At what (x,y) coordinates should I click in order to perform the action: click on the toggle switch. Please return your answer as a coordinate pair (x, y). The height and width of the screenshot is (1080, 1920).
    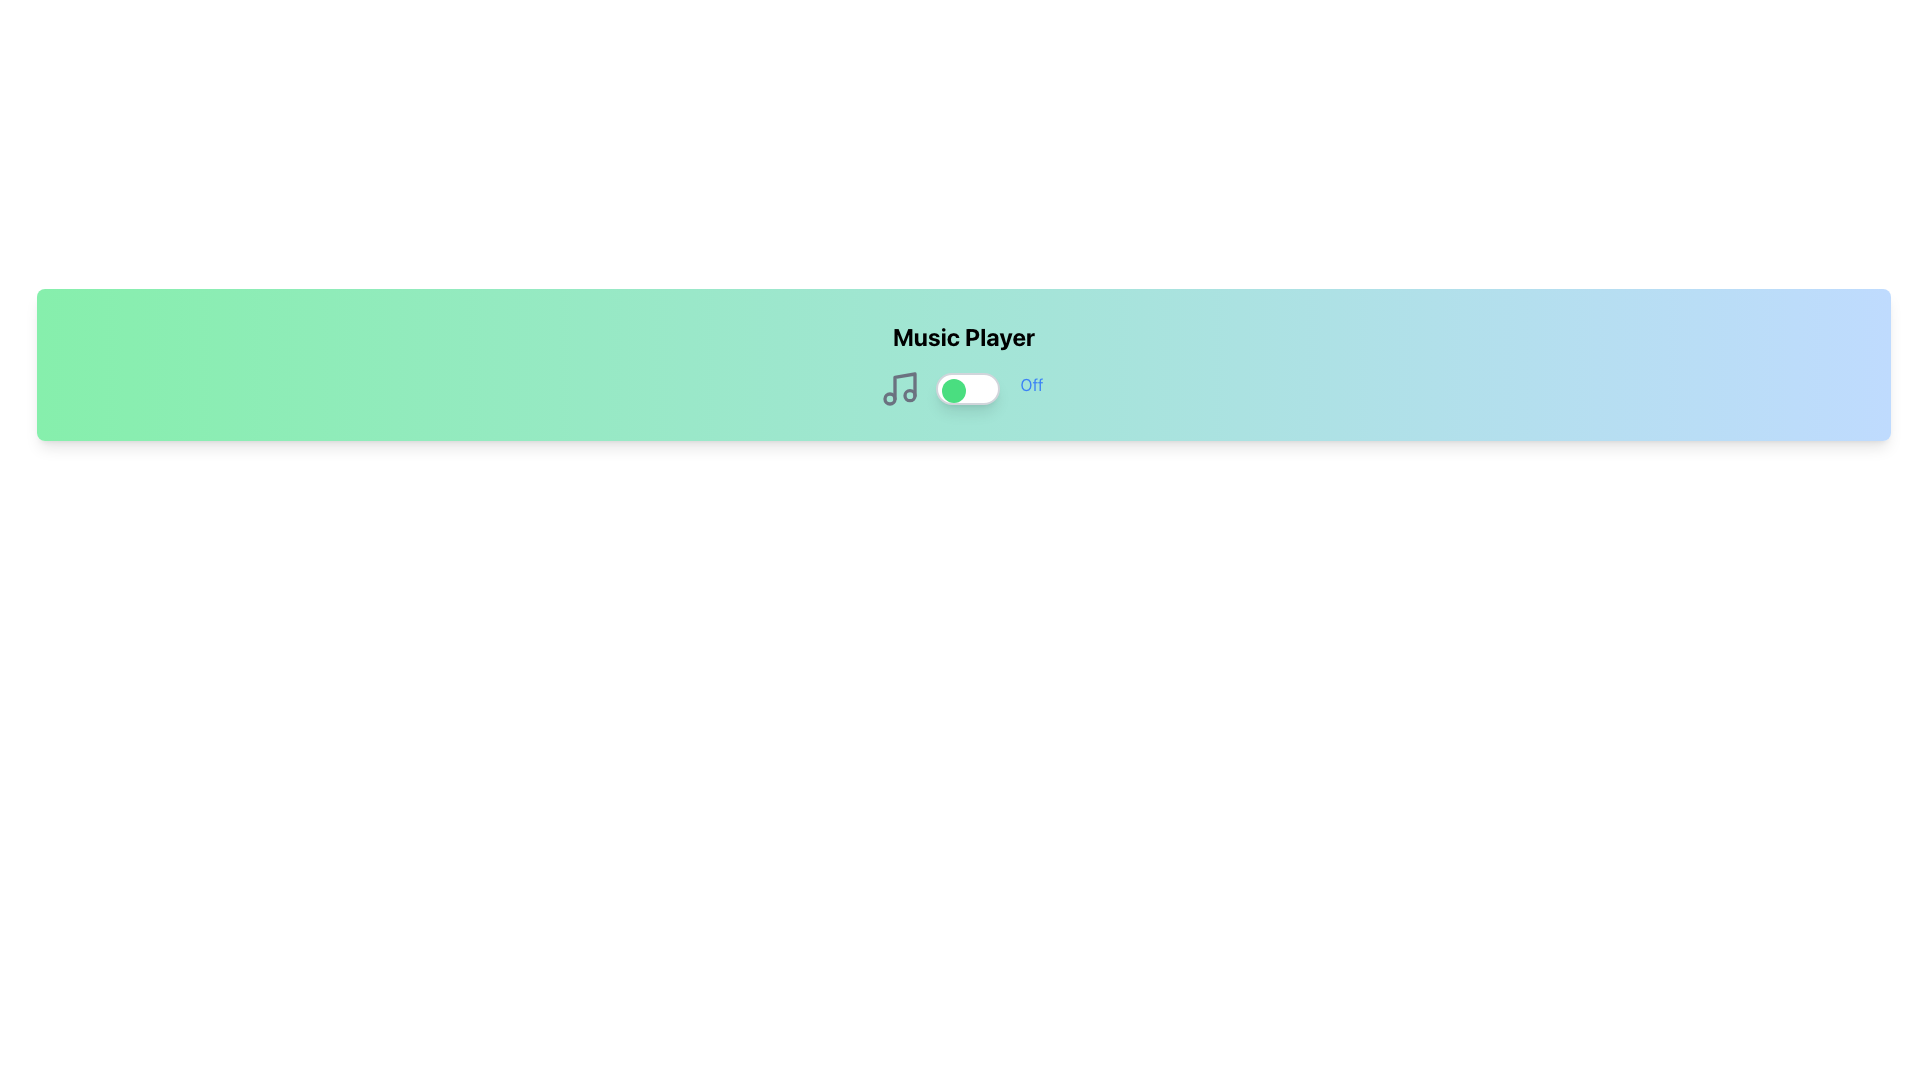
    Looking at the image, I should click on (935, 389).